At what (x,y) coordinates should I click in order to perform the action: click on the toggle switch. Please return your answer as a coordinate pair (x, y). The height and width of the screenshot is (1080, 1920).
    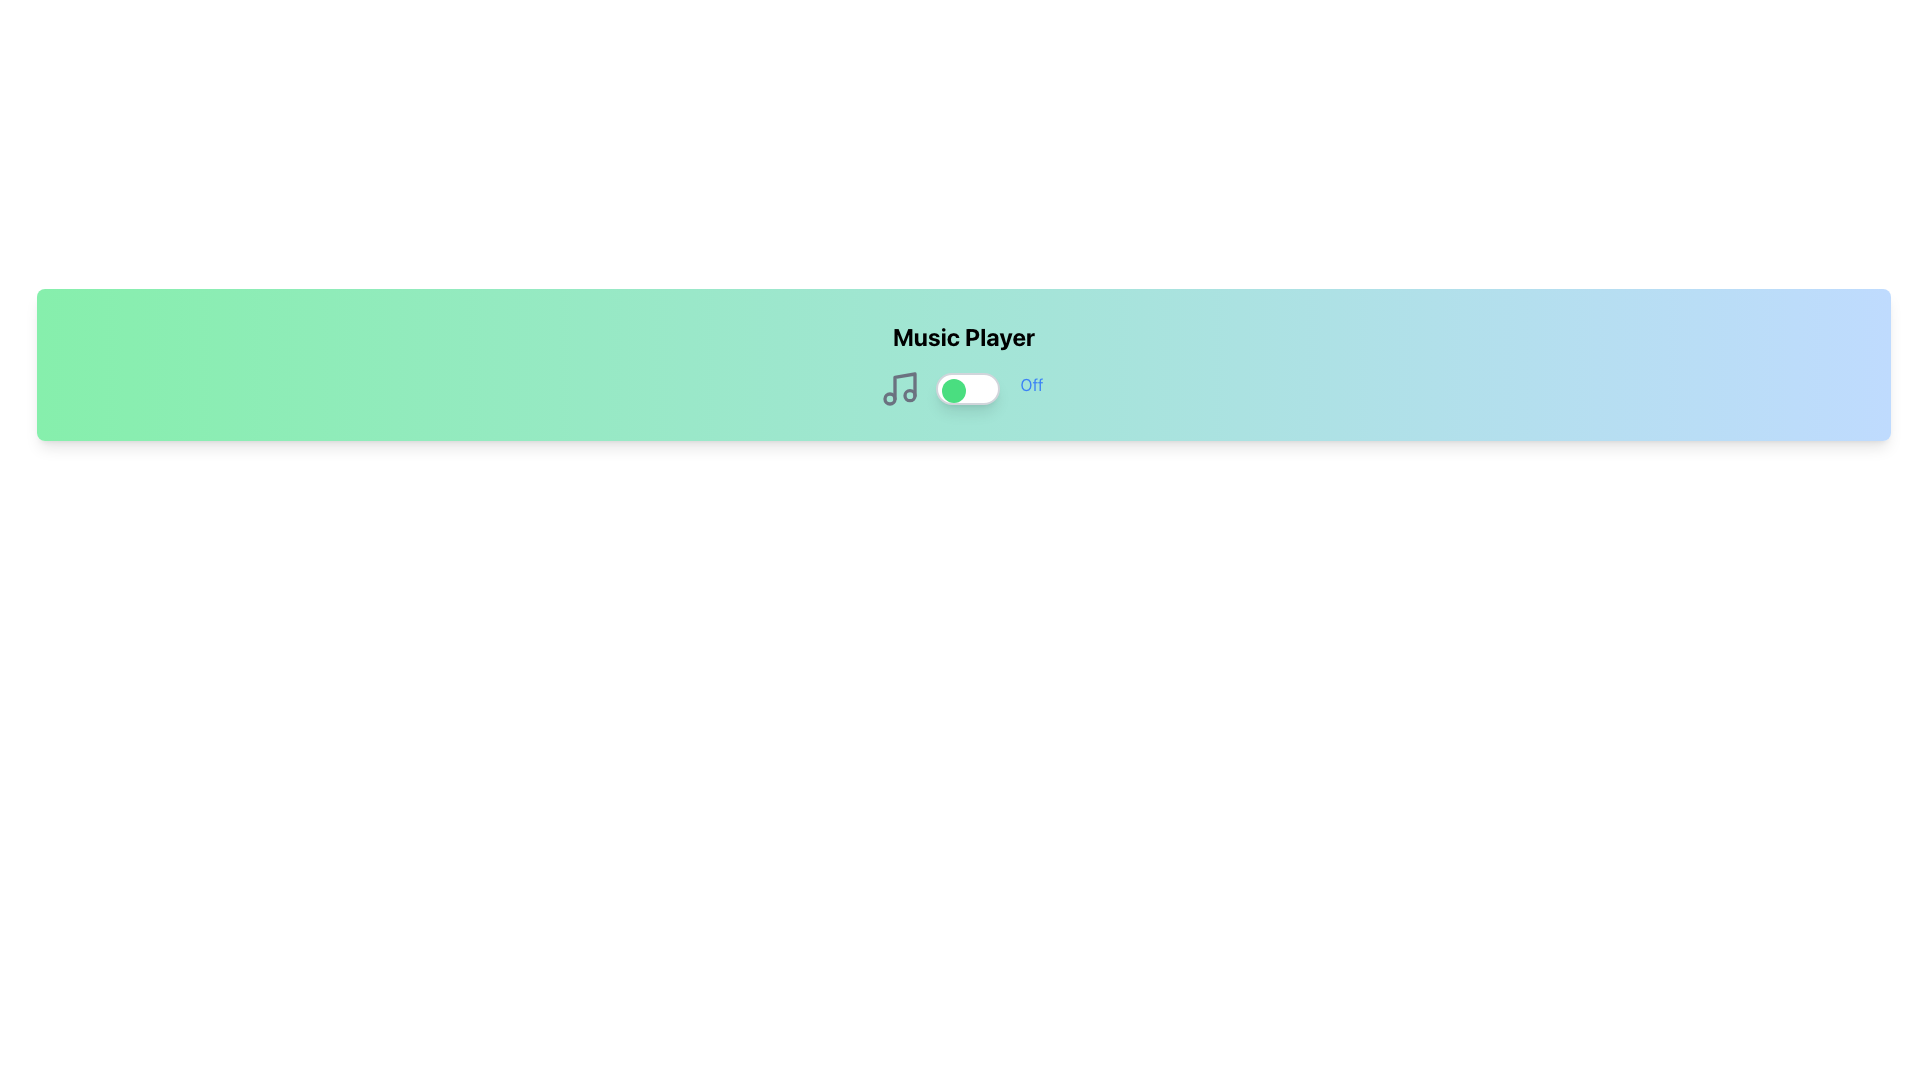
    Looking at the image, I should click on (935, 389).